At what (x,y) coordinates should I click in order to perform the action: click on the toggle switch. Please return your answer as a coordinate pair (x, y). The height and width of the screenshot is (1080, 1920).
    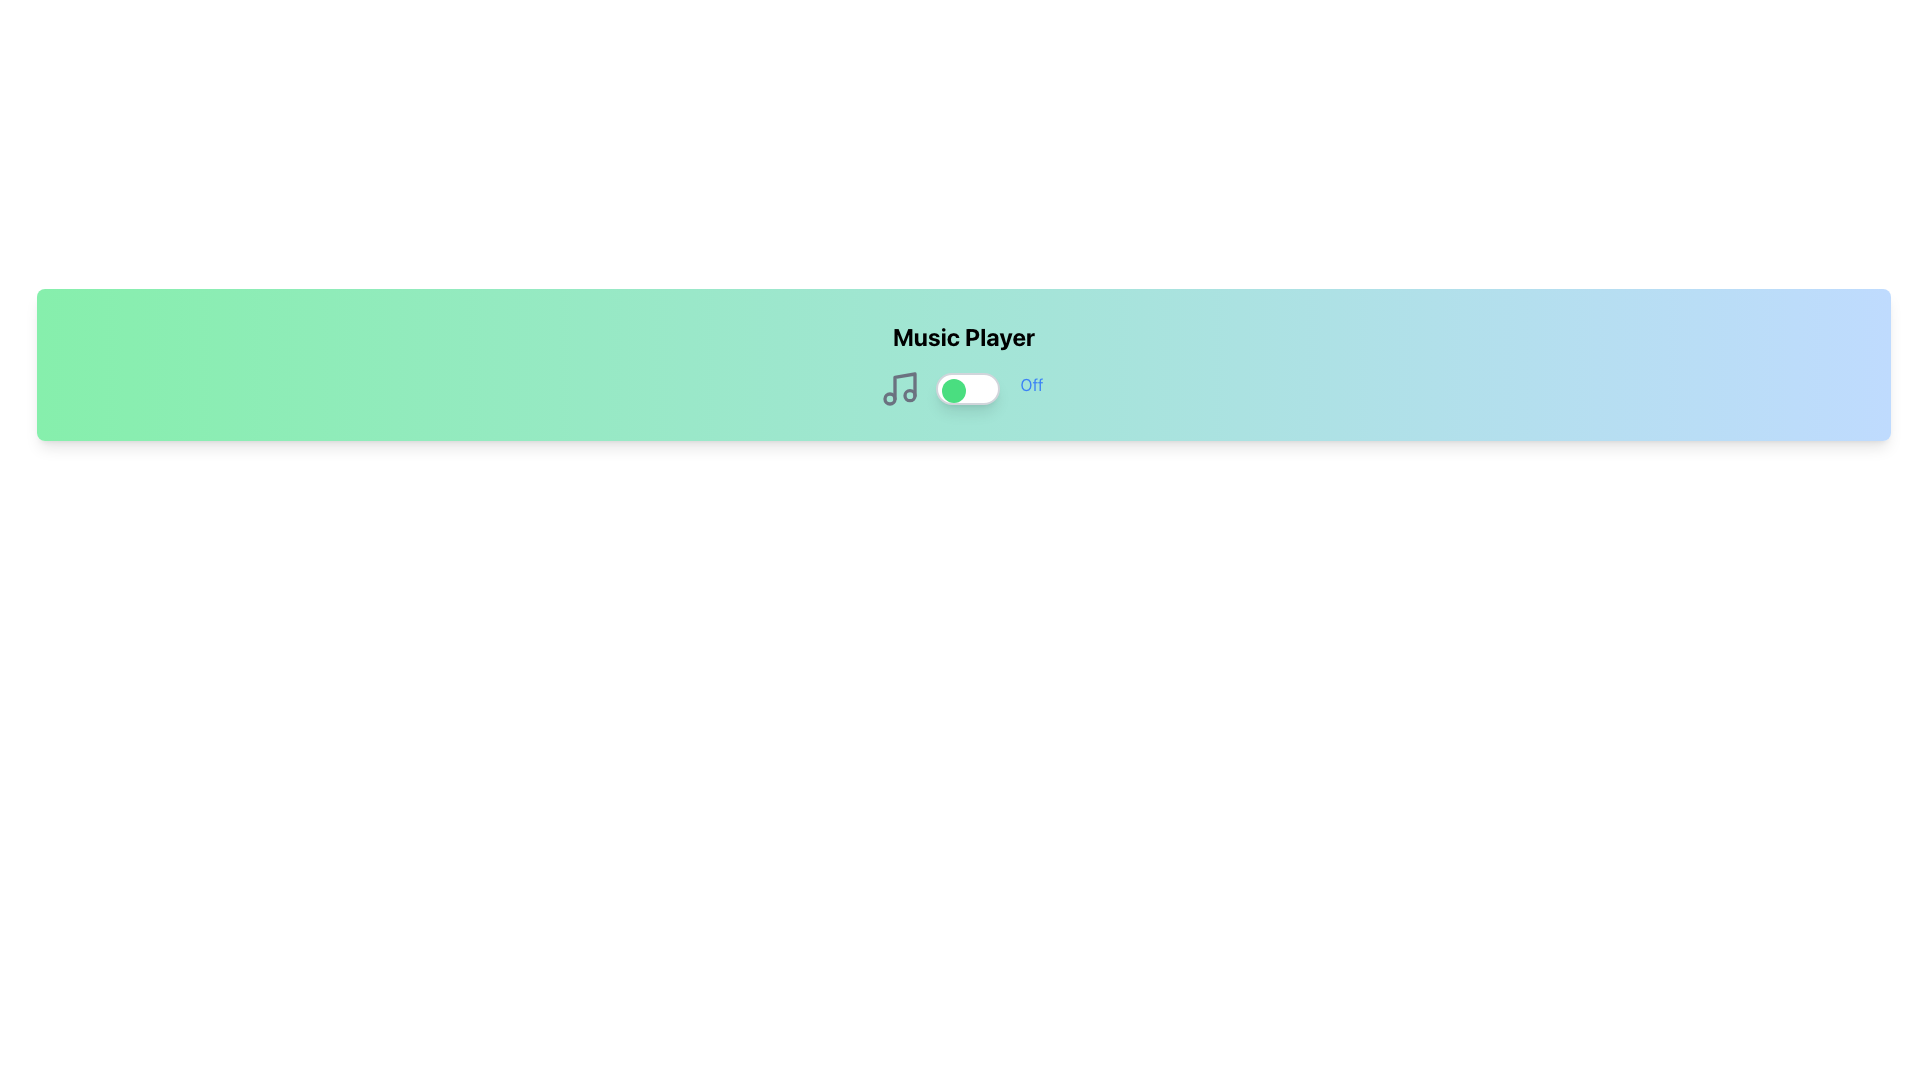
    Looking at the image, I should click on (935, 389).